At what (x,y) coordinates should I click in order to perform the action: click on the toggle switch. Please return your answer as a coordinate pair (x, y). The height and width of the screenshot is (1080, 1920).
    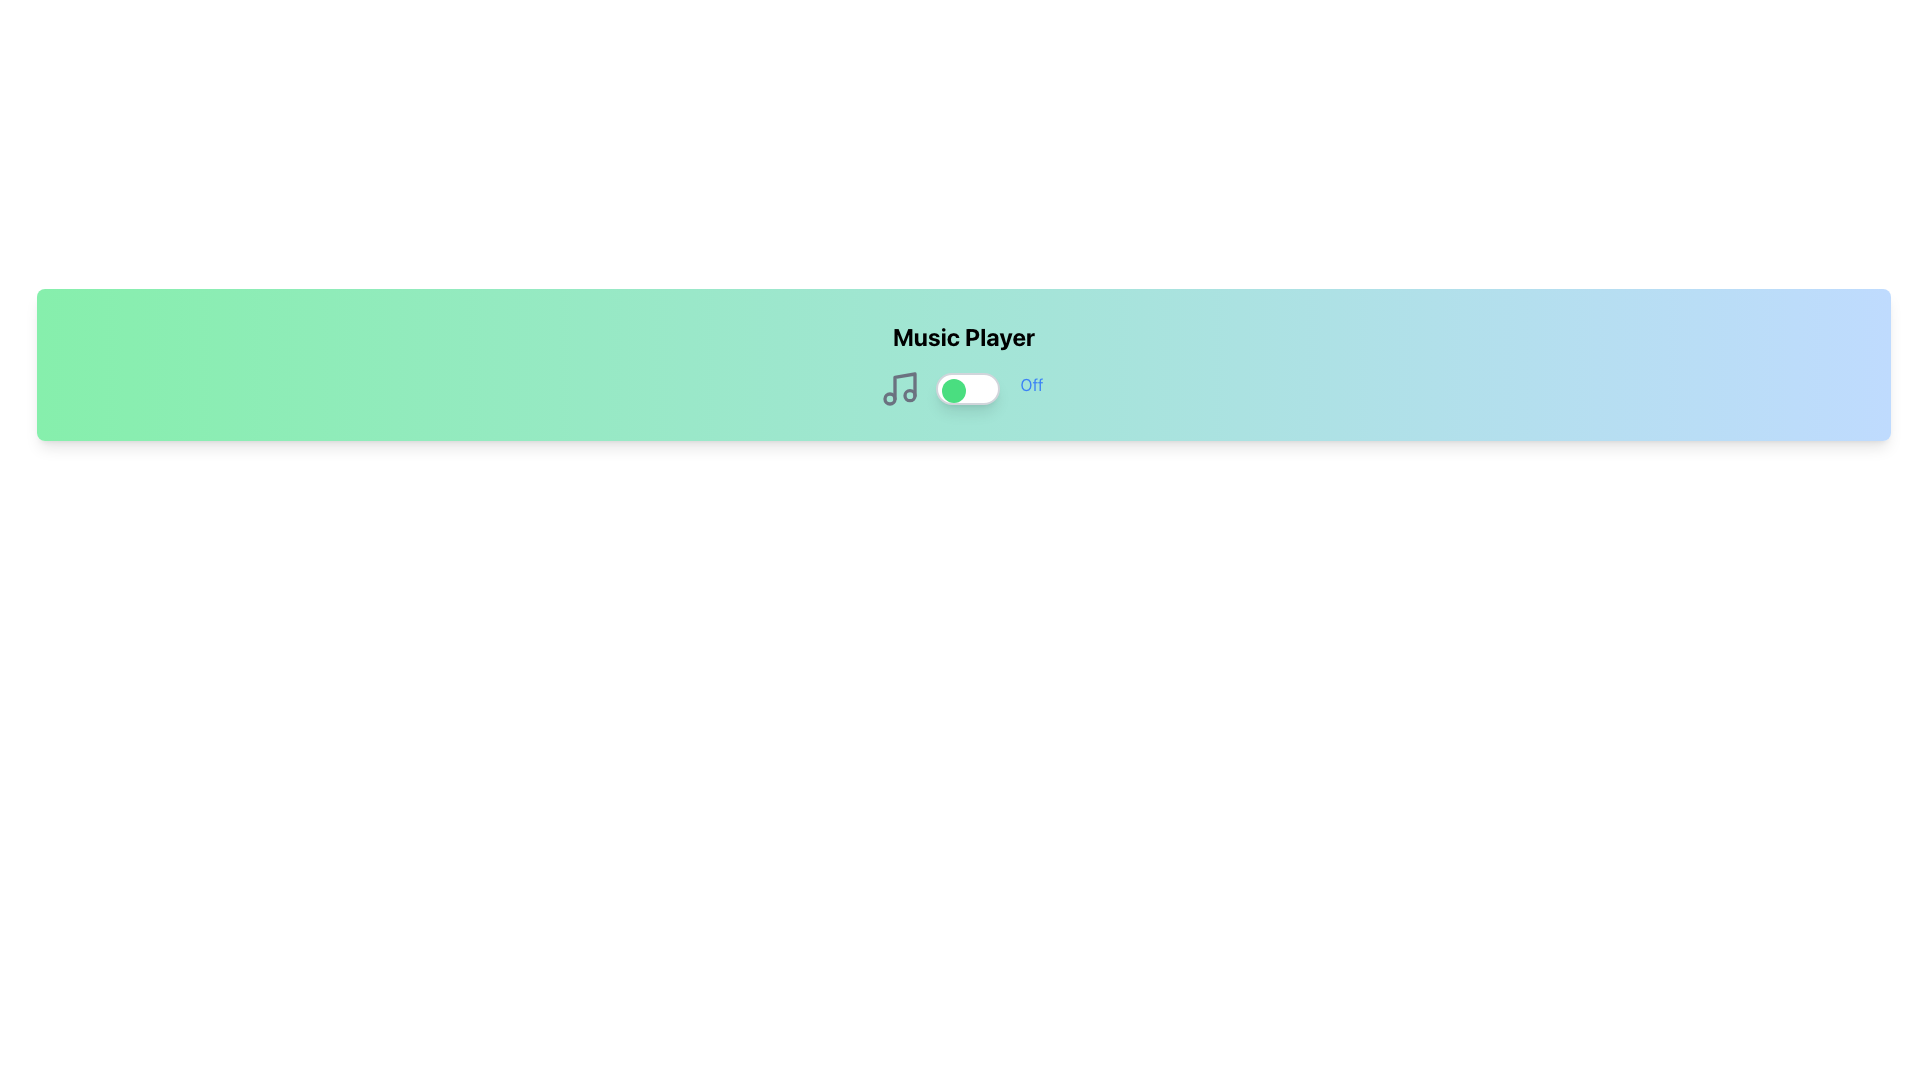
    Looking at the image, I should click on (935, 389).